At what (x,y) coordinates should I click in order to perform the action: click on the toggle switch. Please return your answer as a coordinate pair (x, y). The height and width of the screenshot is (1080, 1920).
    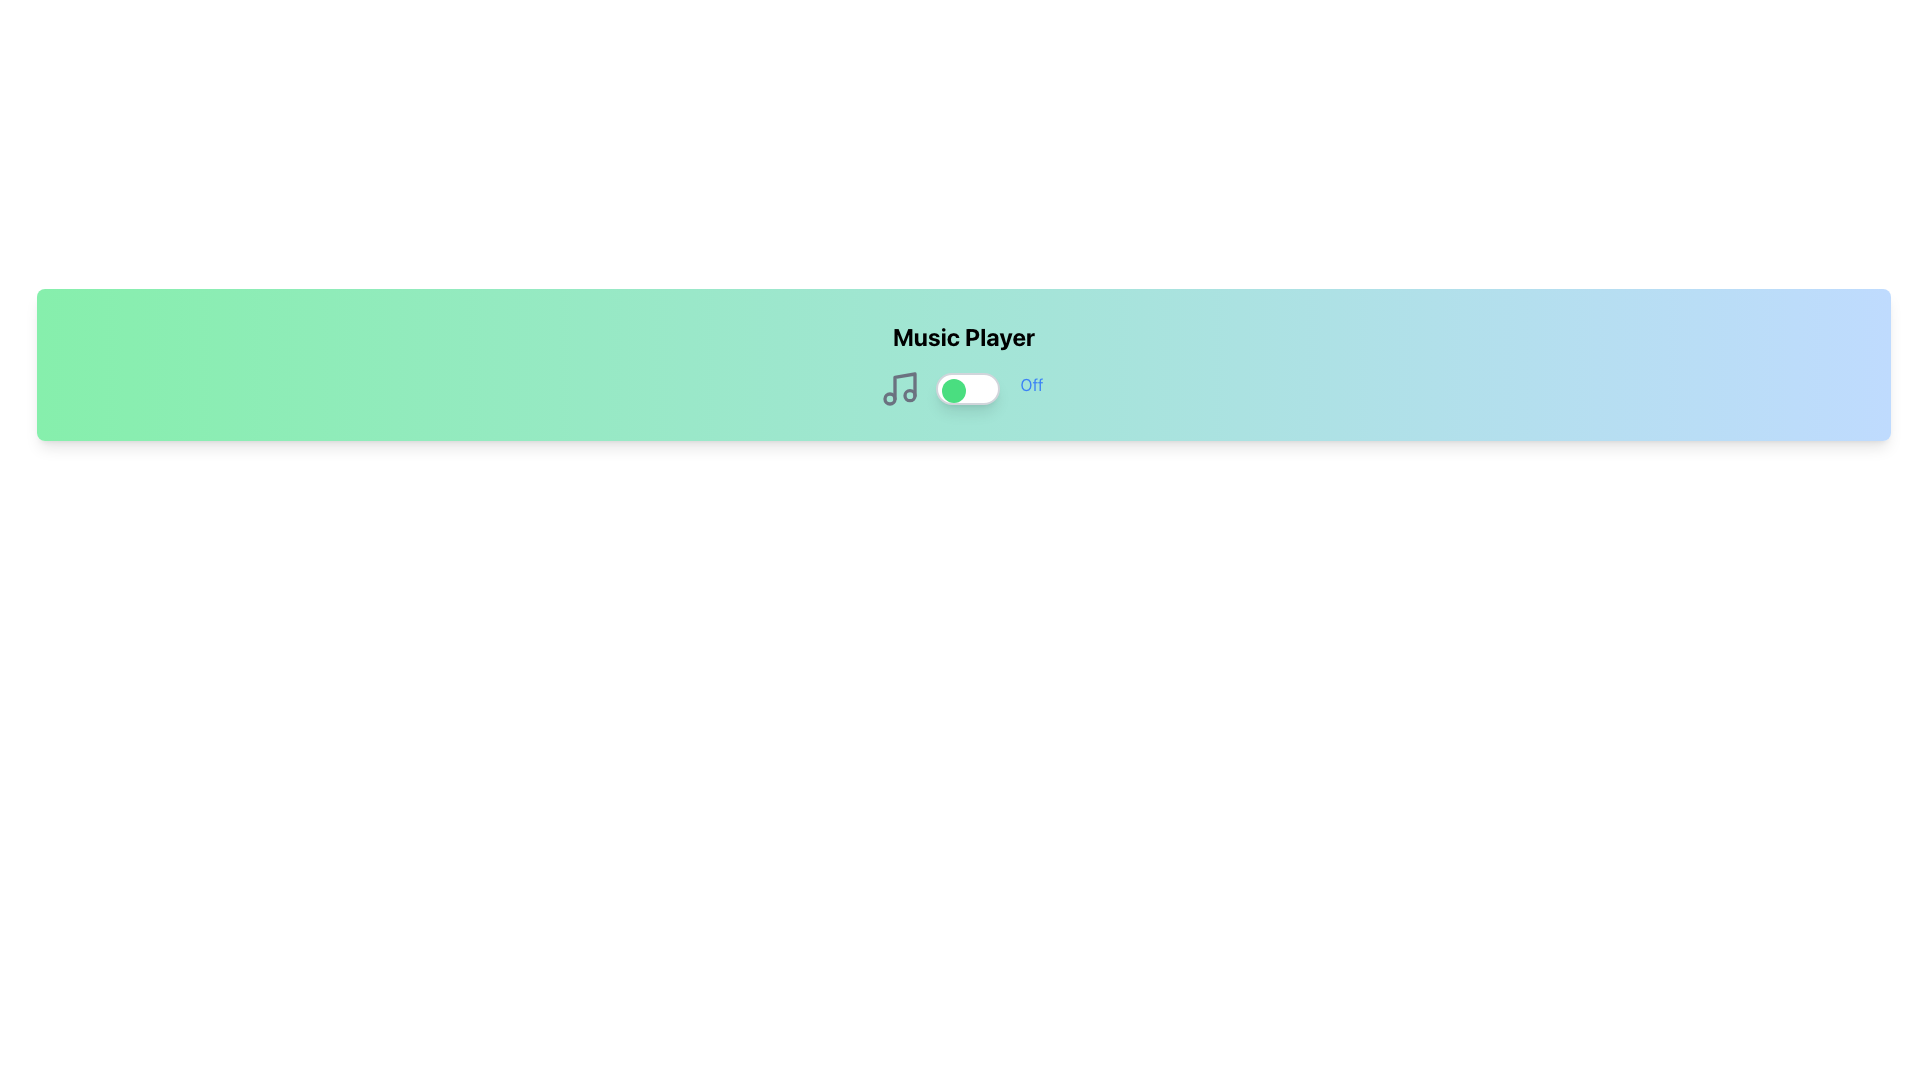
    Looking at the image, I should click on (935, 389).